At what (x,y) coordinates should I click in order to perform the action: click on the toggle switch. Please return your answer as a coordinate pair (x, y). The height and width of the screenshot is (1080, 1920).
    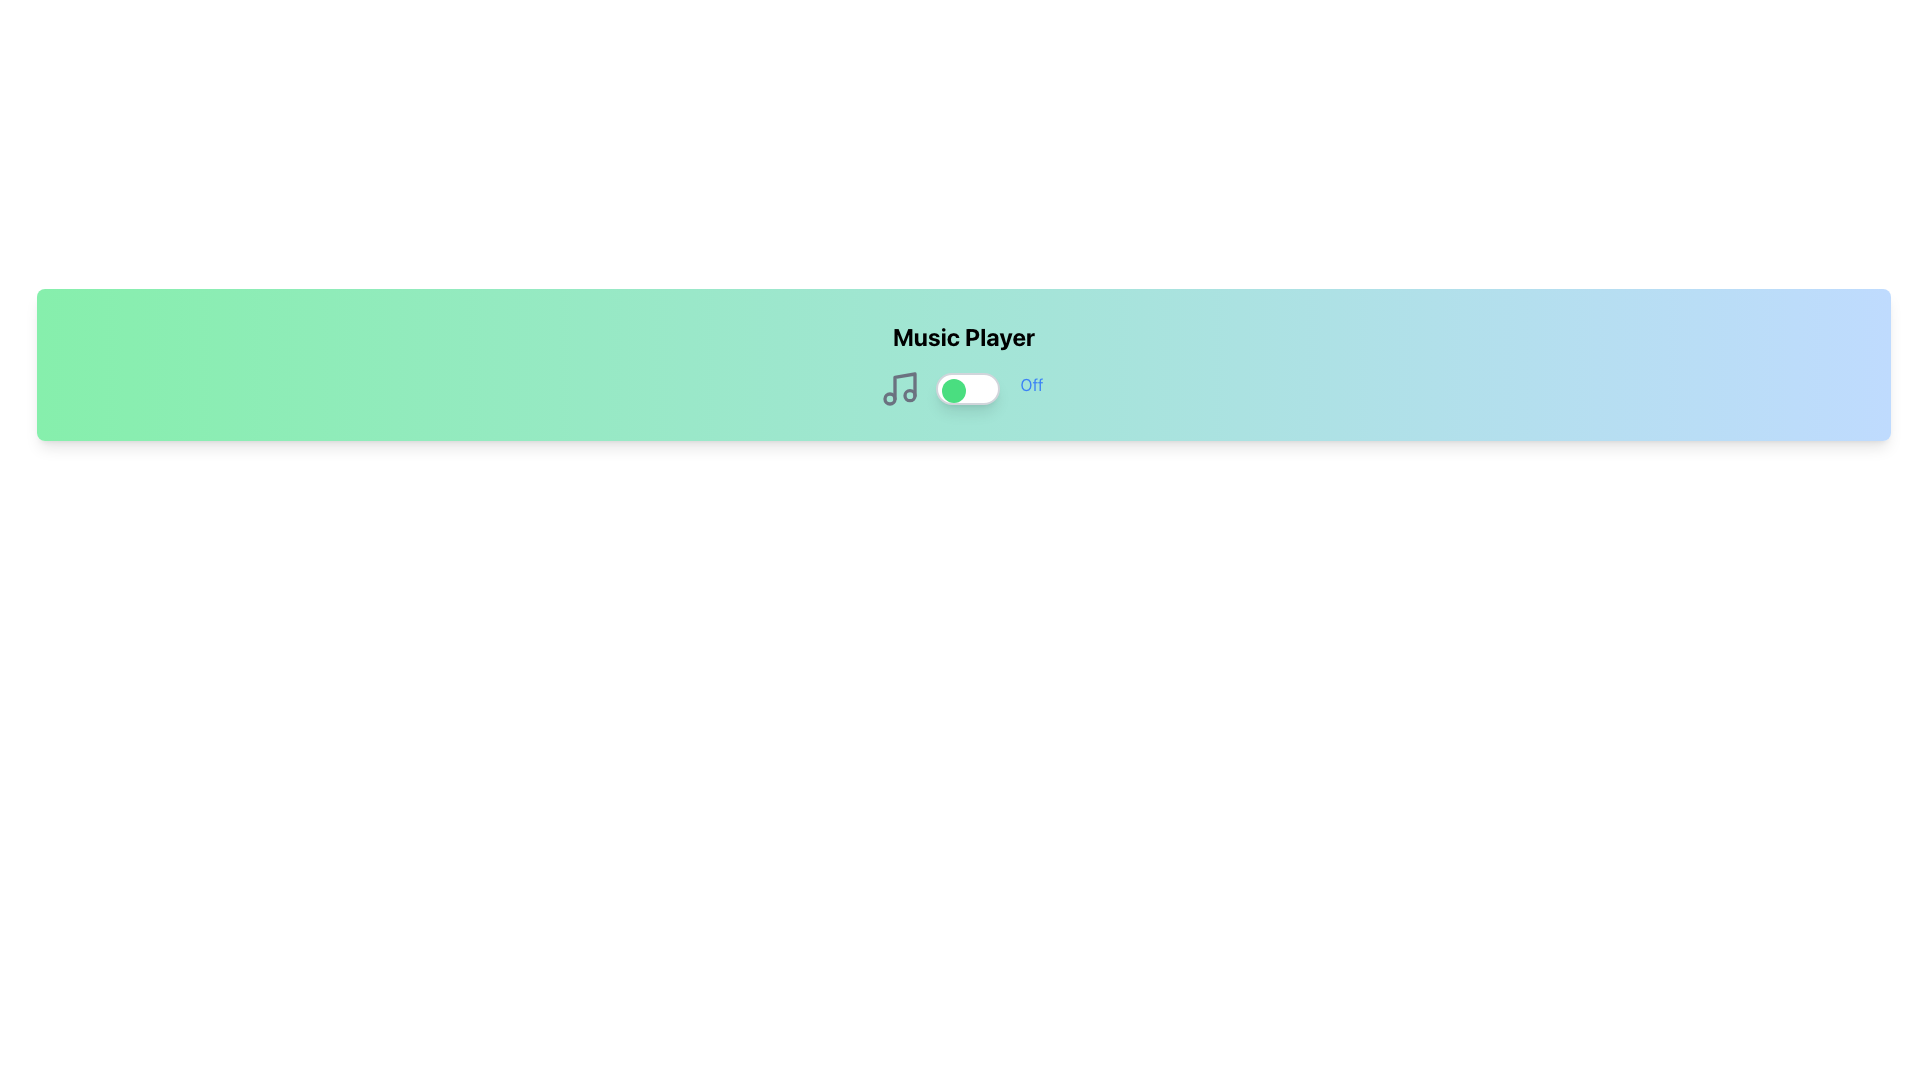
    Looking at the image, I should click on (935, 389).